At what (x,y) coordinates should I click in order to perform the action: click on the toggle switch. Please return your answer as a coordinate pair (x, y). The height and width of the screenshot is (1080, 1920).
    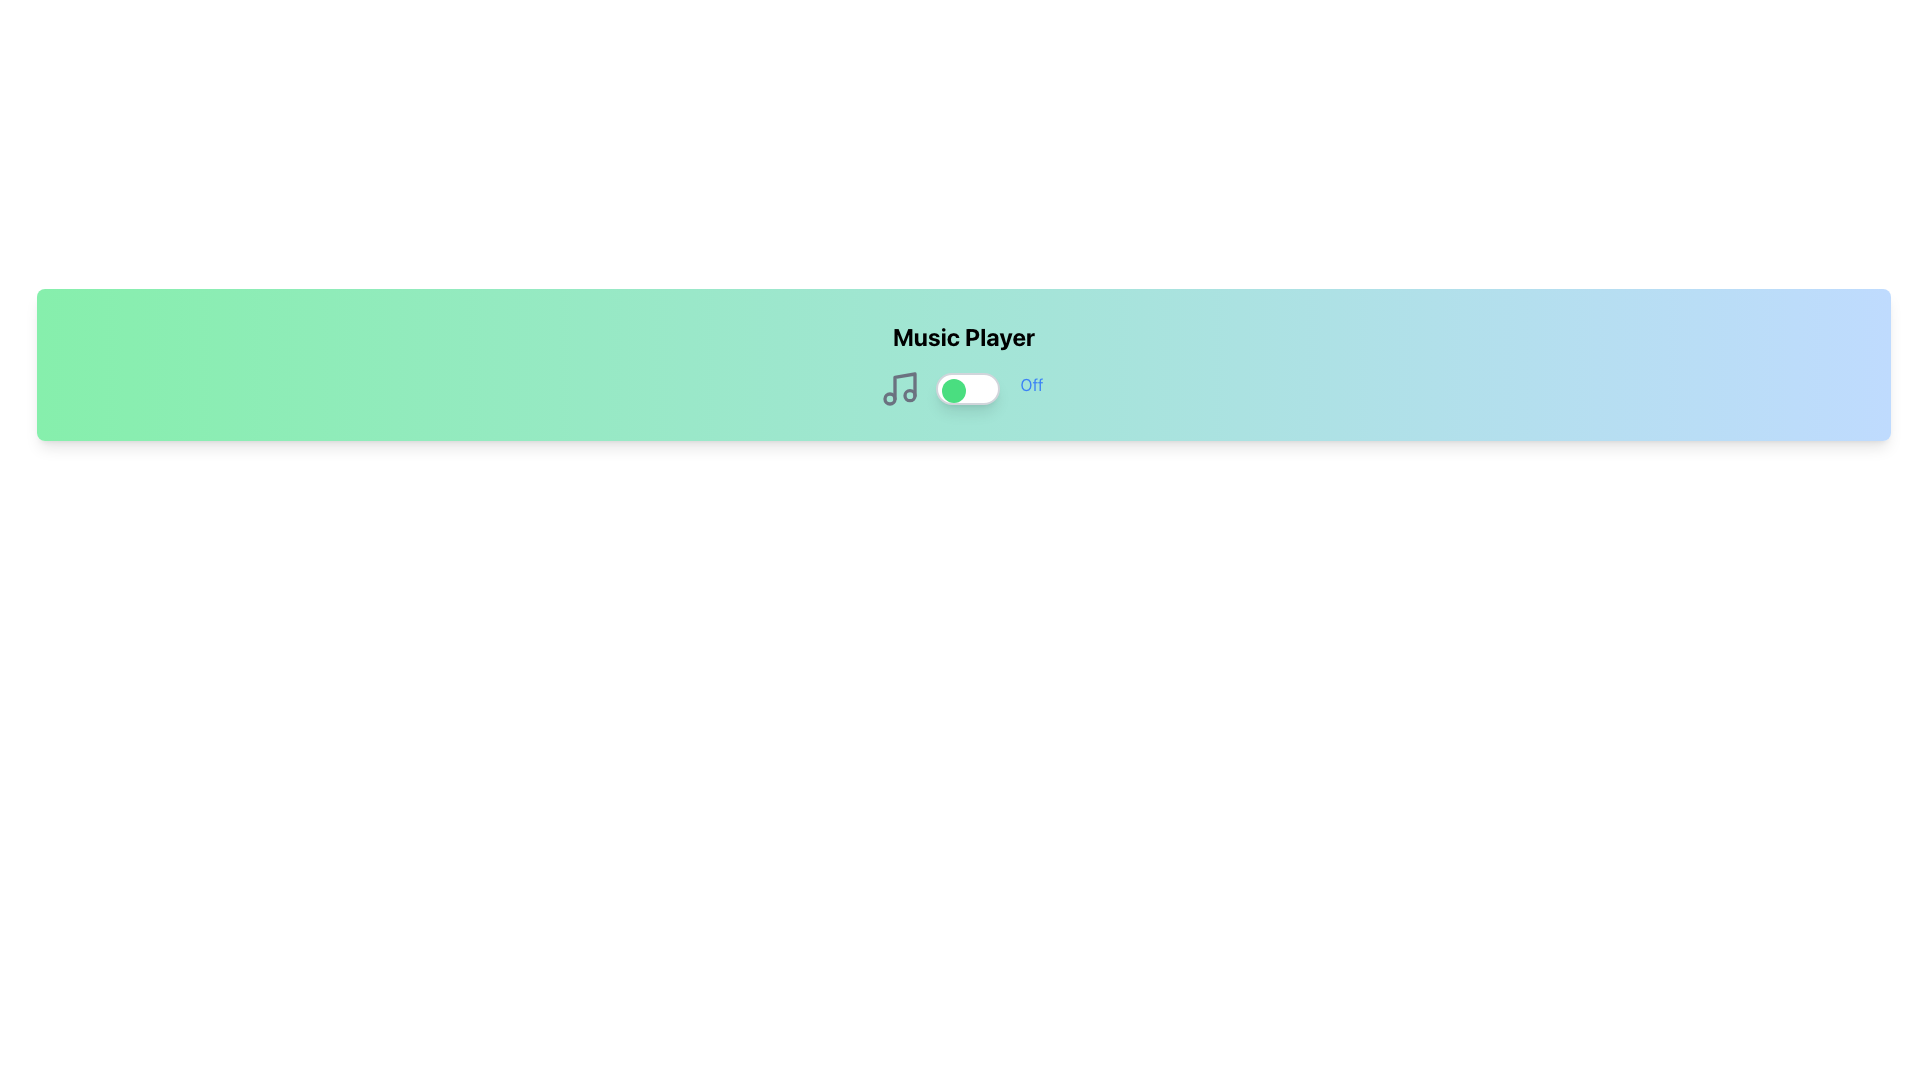
    Looking at the image, I should click on (935, 389).